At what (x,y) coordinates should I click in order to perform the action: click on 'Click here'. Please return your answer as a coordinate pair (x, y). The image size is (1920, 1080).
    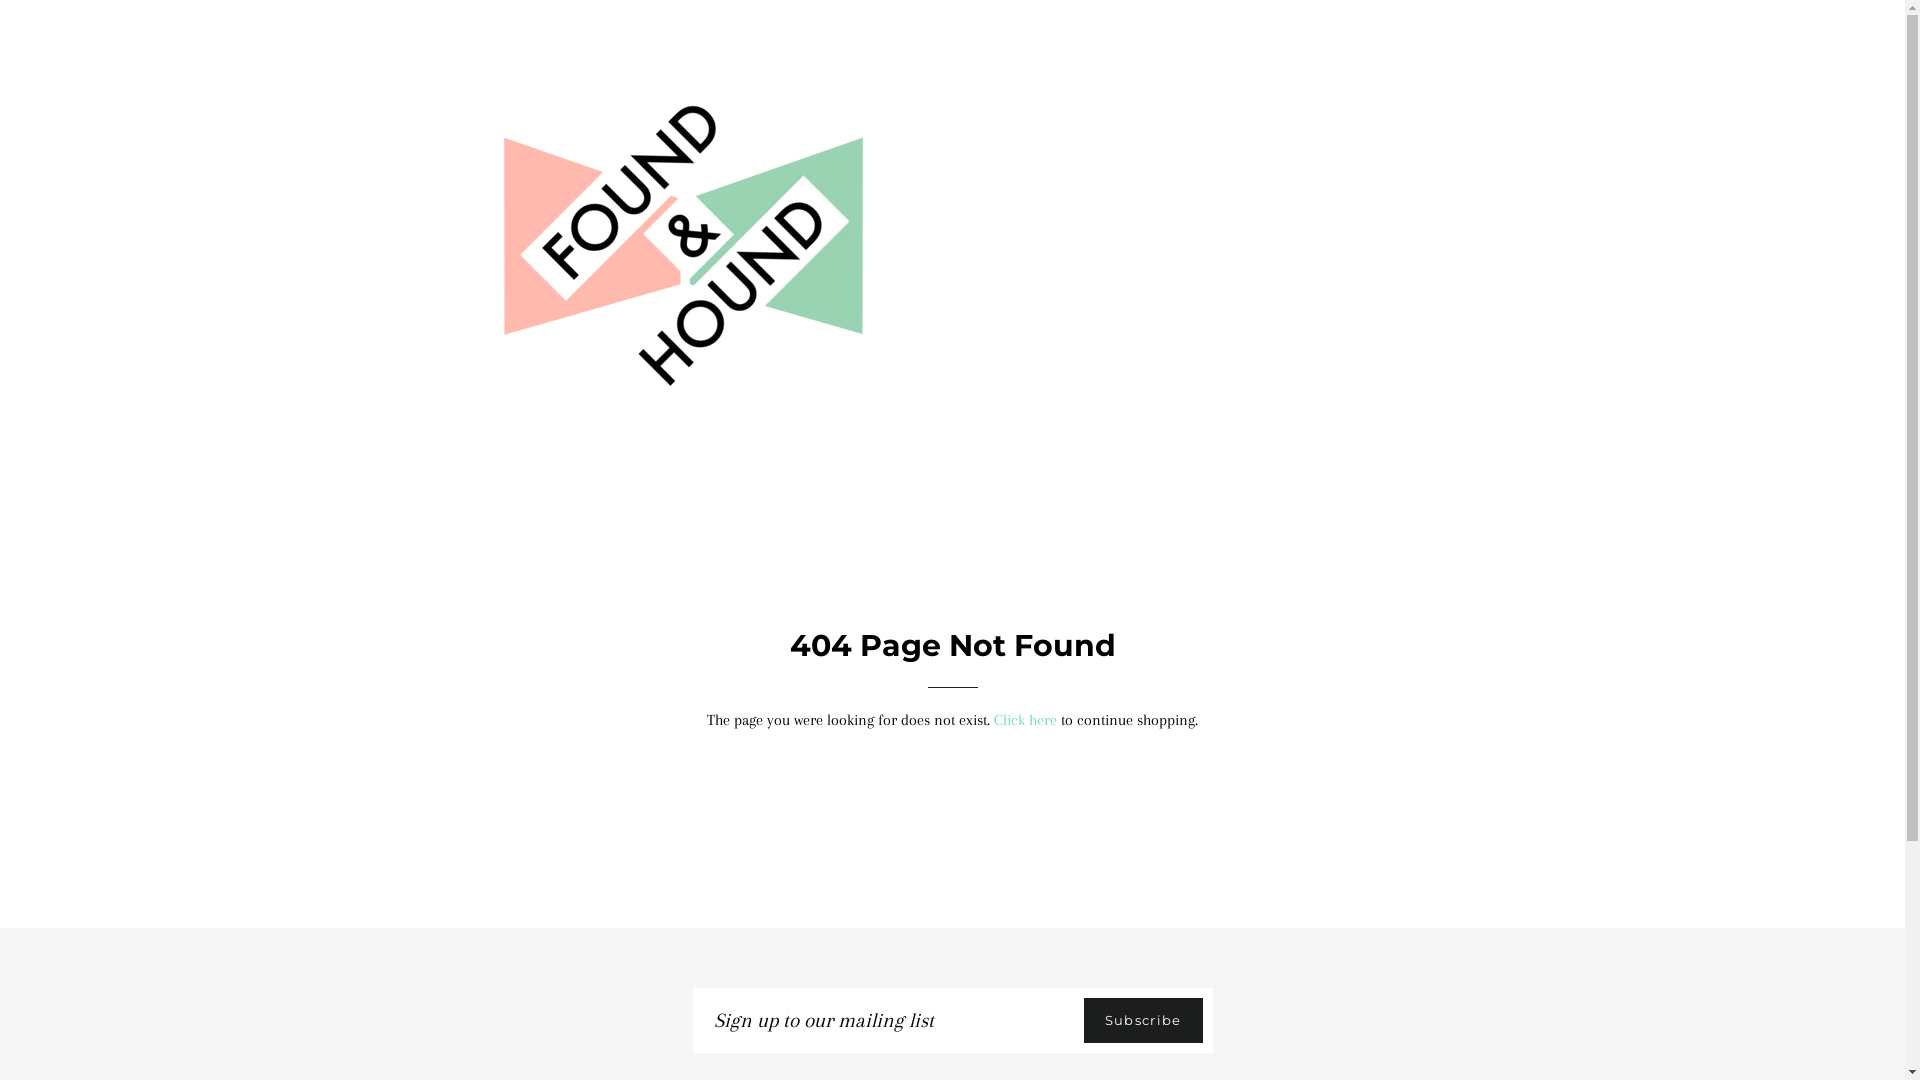
    Looking at the image, I should click on (1025, 720).